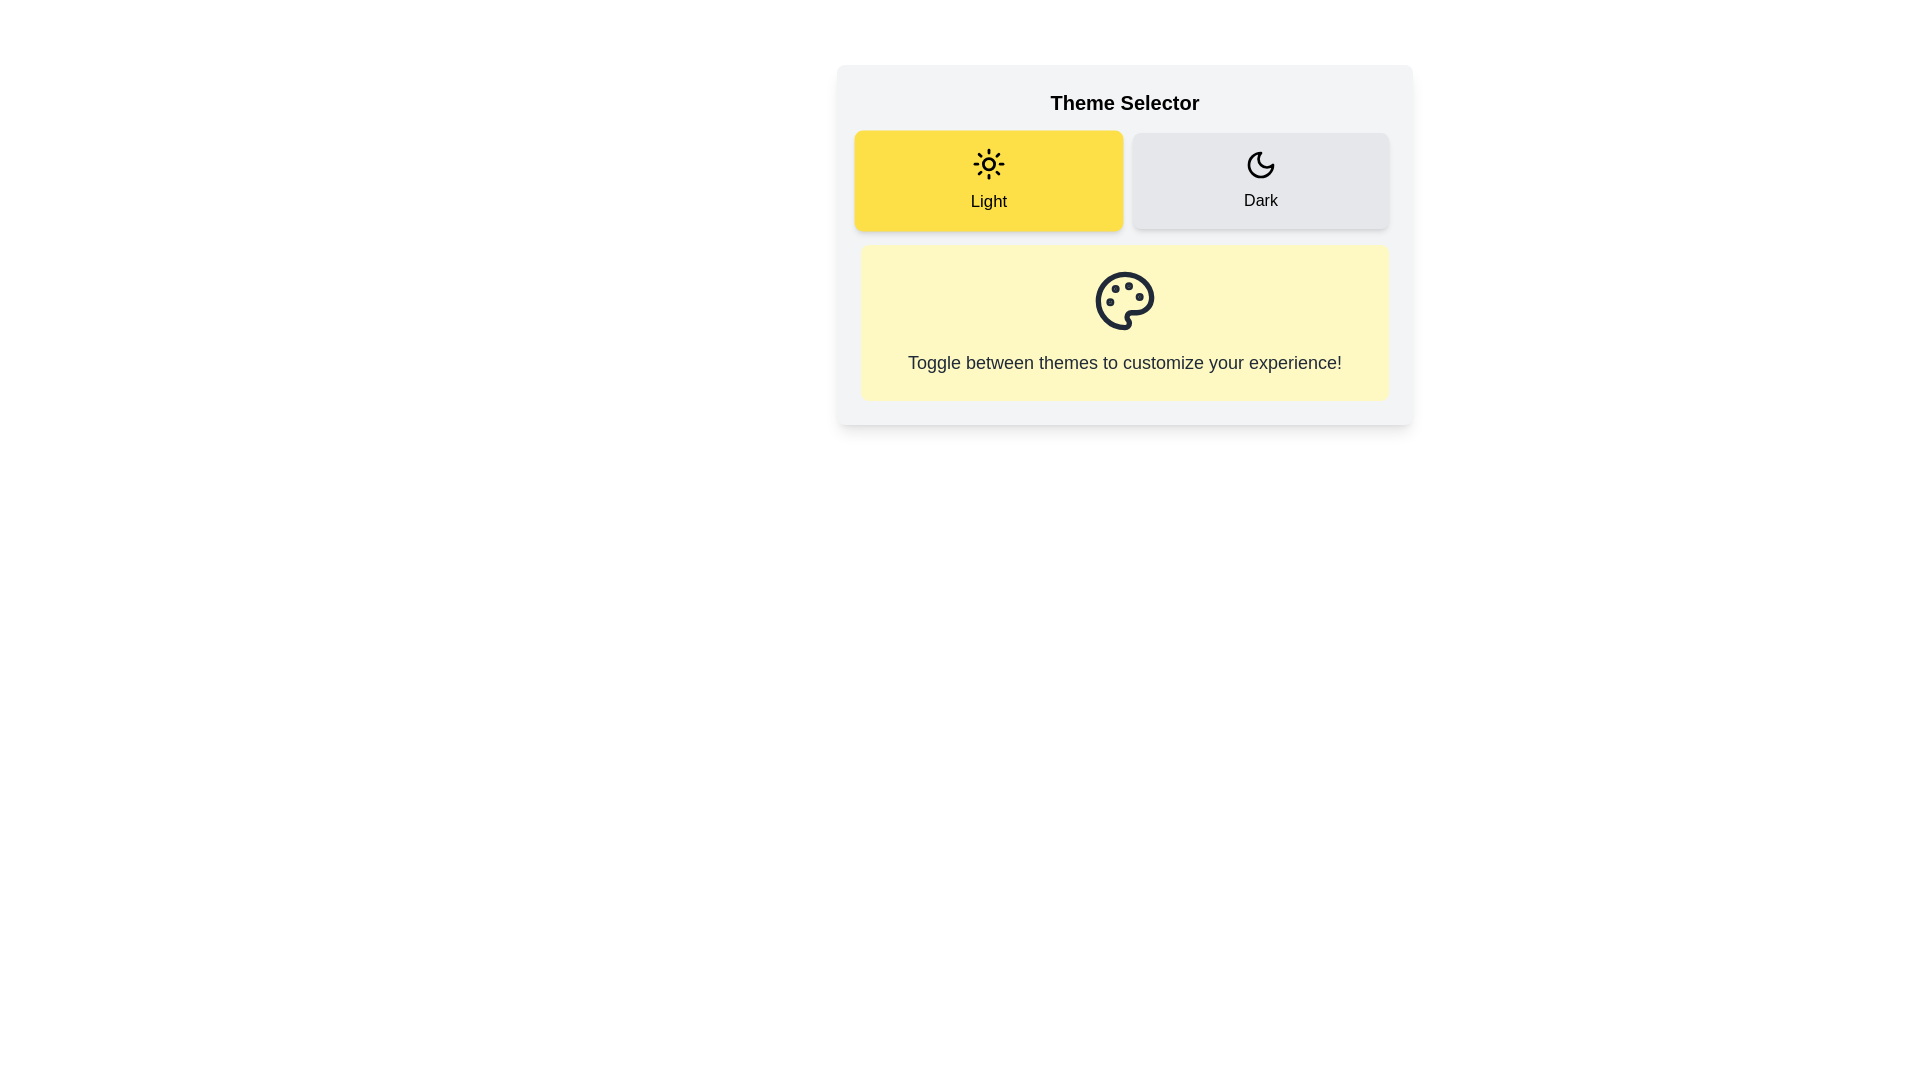 This screenshot has width=1920, height=1080. Describe the element at coordinates (1260, 164) in the screenshot. I see `the crescent moon icon located in the 'Dark' option of the theme selector to trigger the tooltip or feedback` at that location.